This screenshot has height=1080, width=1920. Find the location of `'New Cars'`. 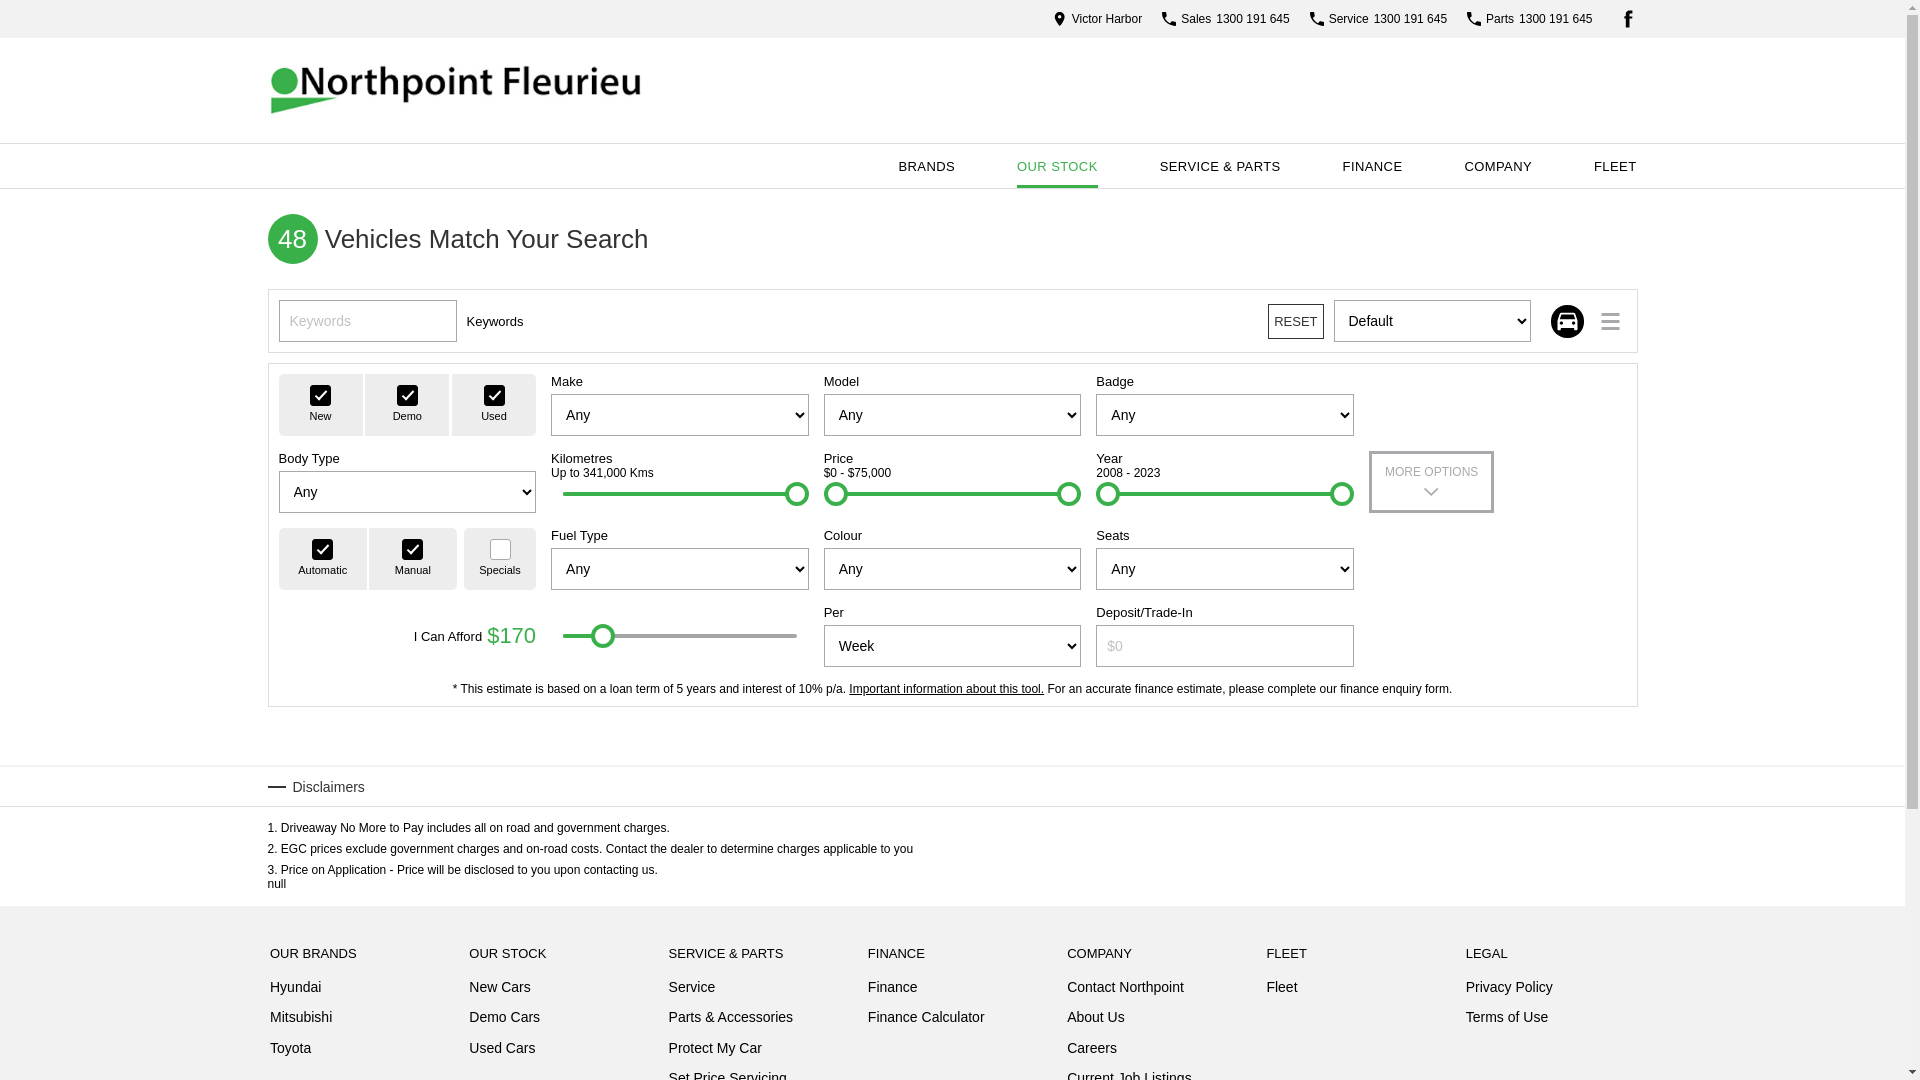

'New Cars' is located at coordinates (499, 991).